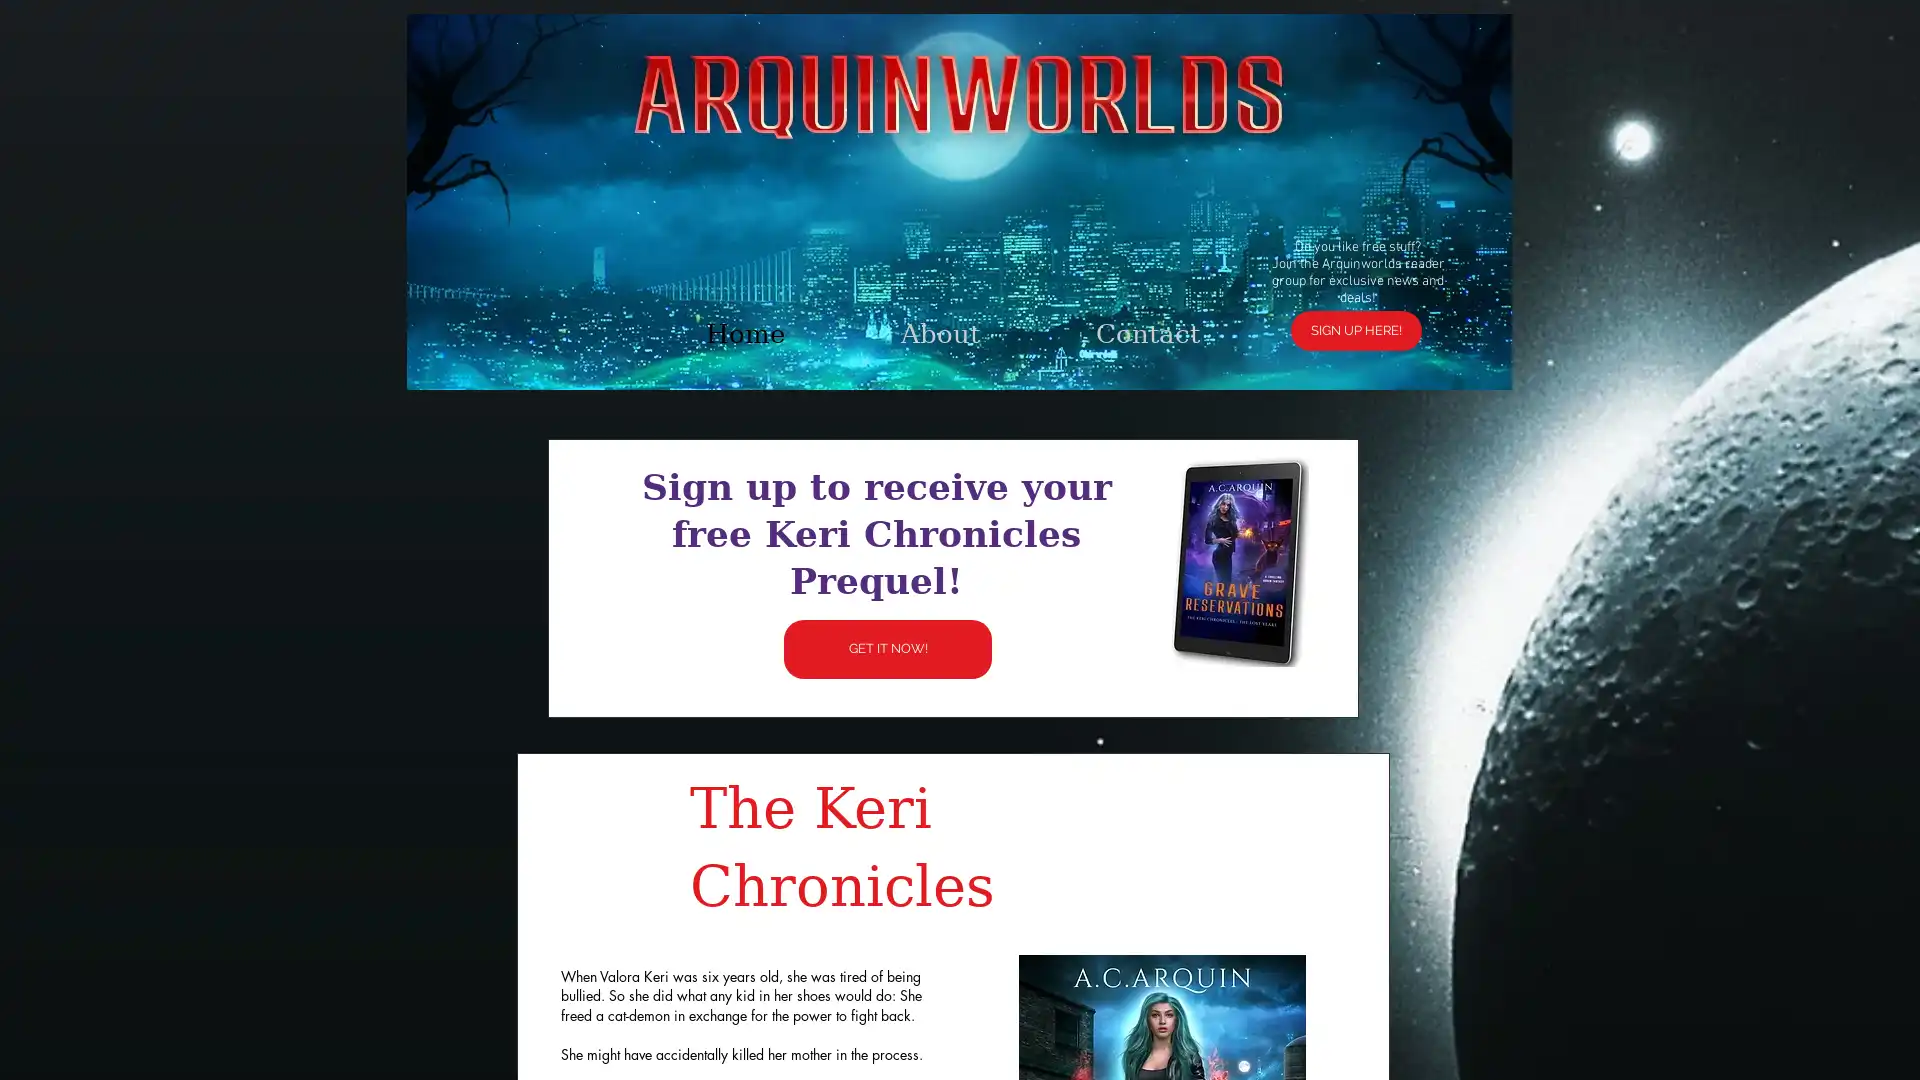 This screenshot has width=1920, height=1080. Describe the element at coordinates (1256, 301) in the screenshot. I see `Back to site` at that location.